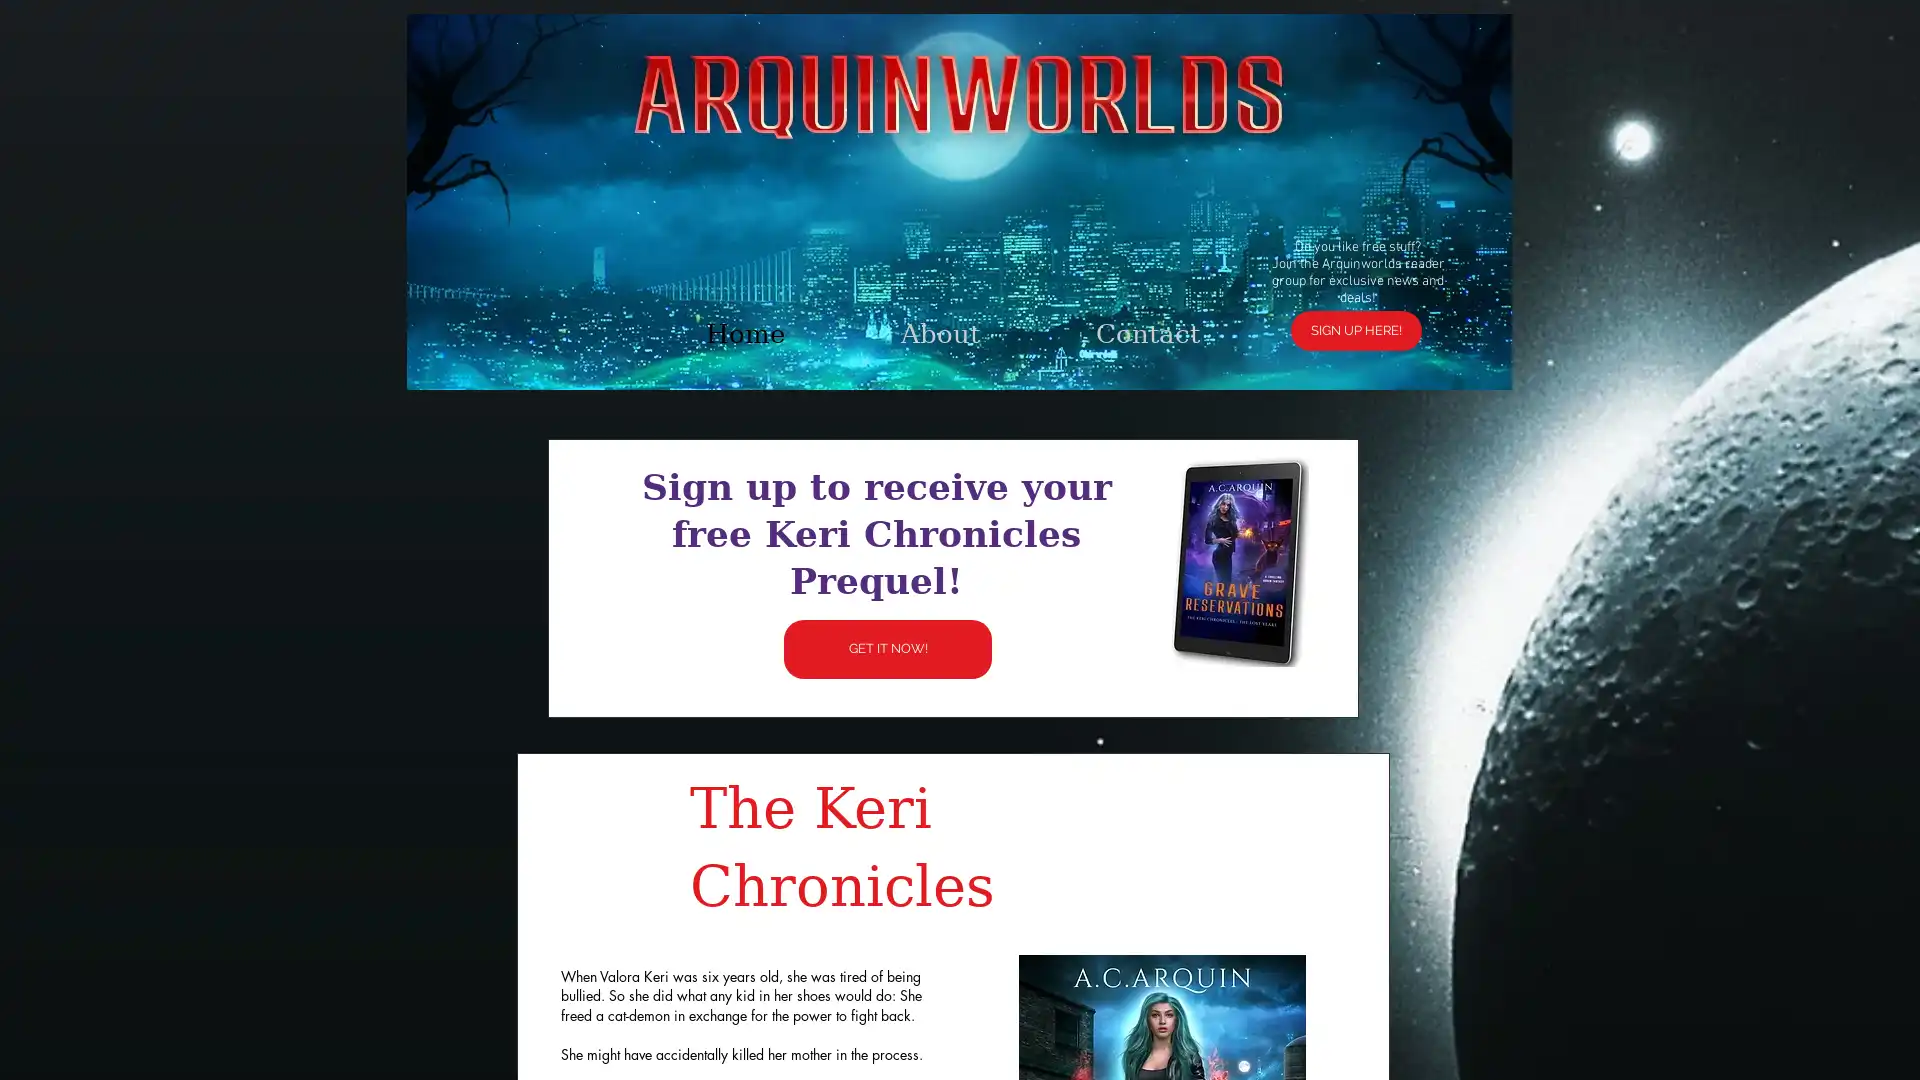 This screenshot has width=1920, height=1080. Describe the element at coordinates (1256, 301) in the screenshot. I see `Back to site` at that location.